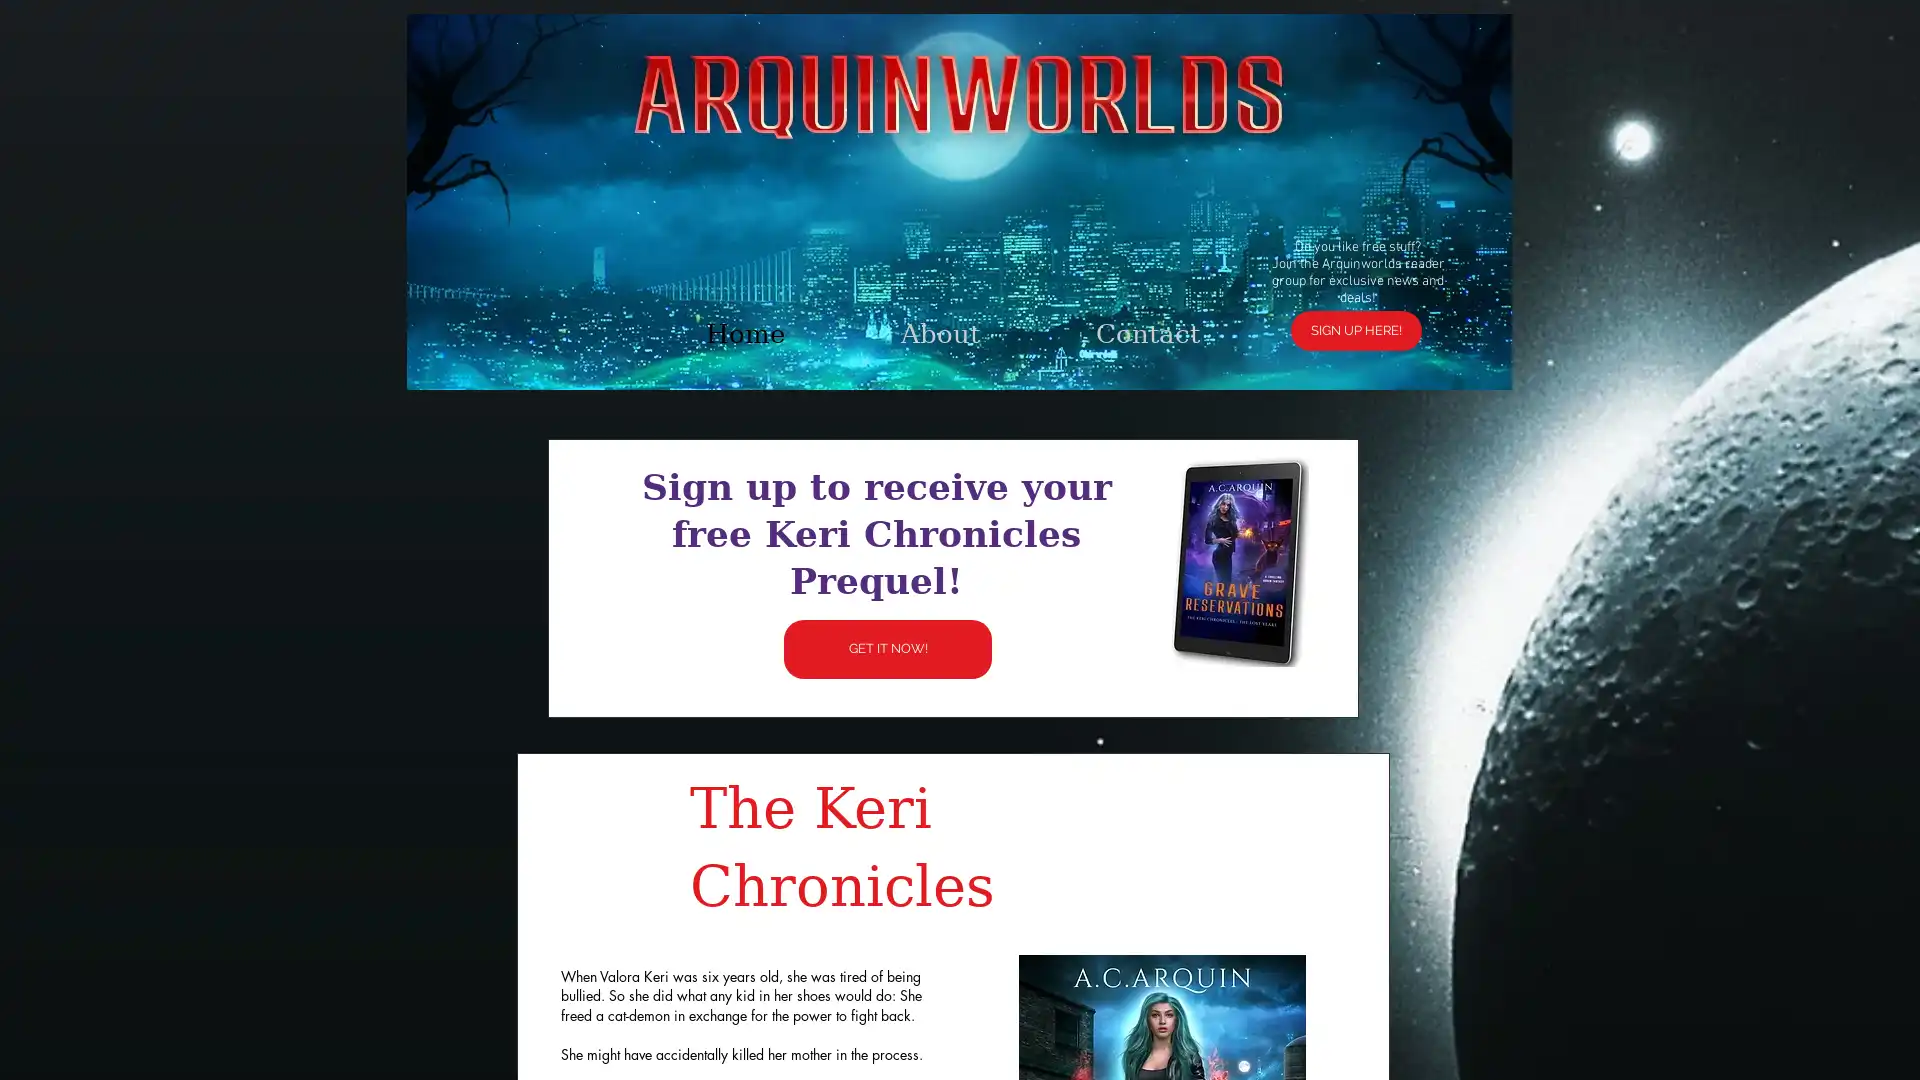 This screenshot has width=1920, height=1080. Describe the element at coordinates (1256, 301) in the screenshot. I see `Back to site` at that location.